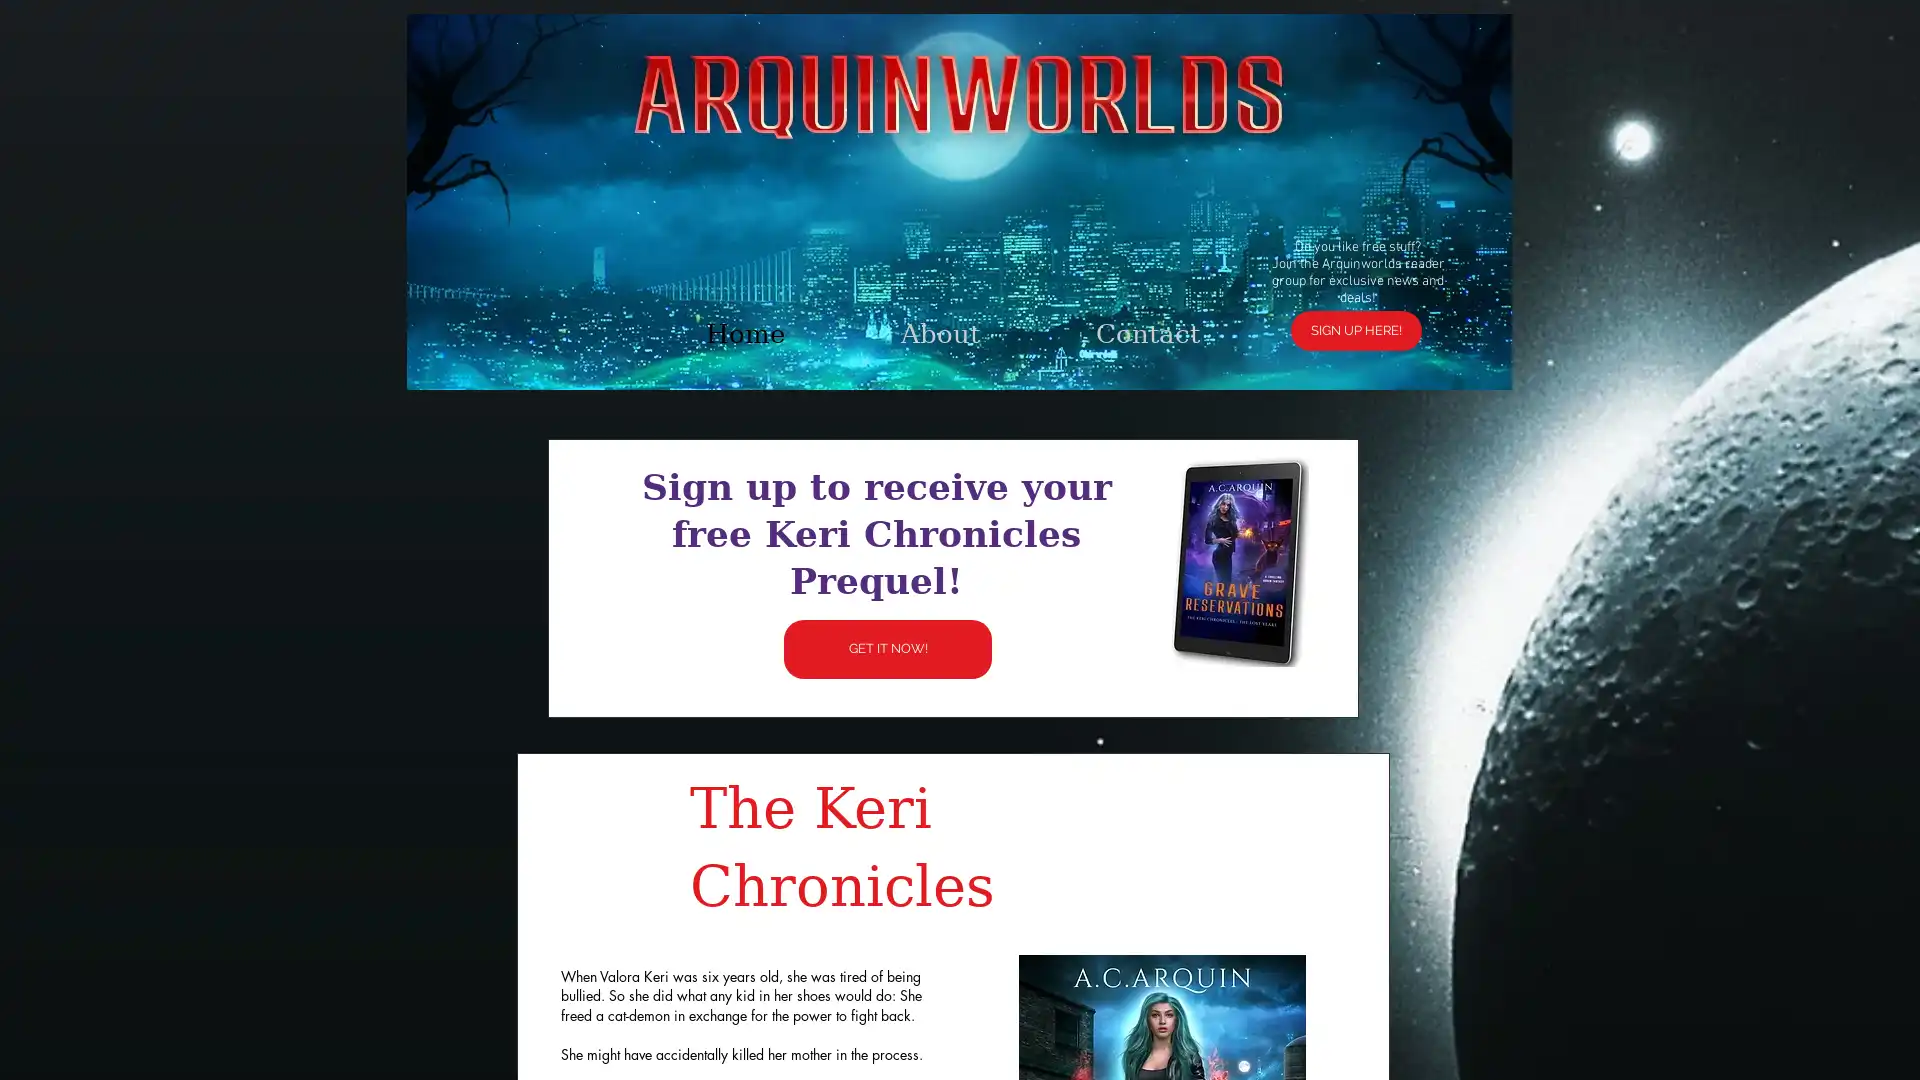 This screenshot has width=1920, height=1080. Describe the element at coordinates (1256, 301) in the screenshot. I see `Back to site` at that location.